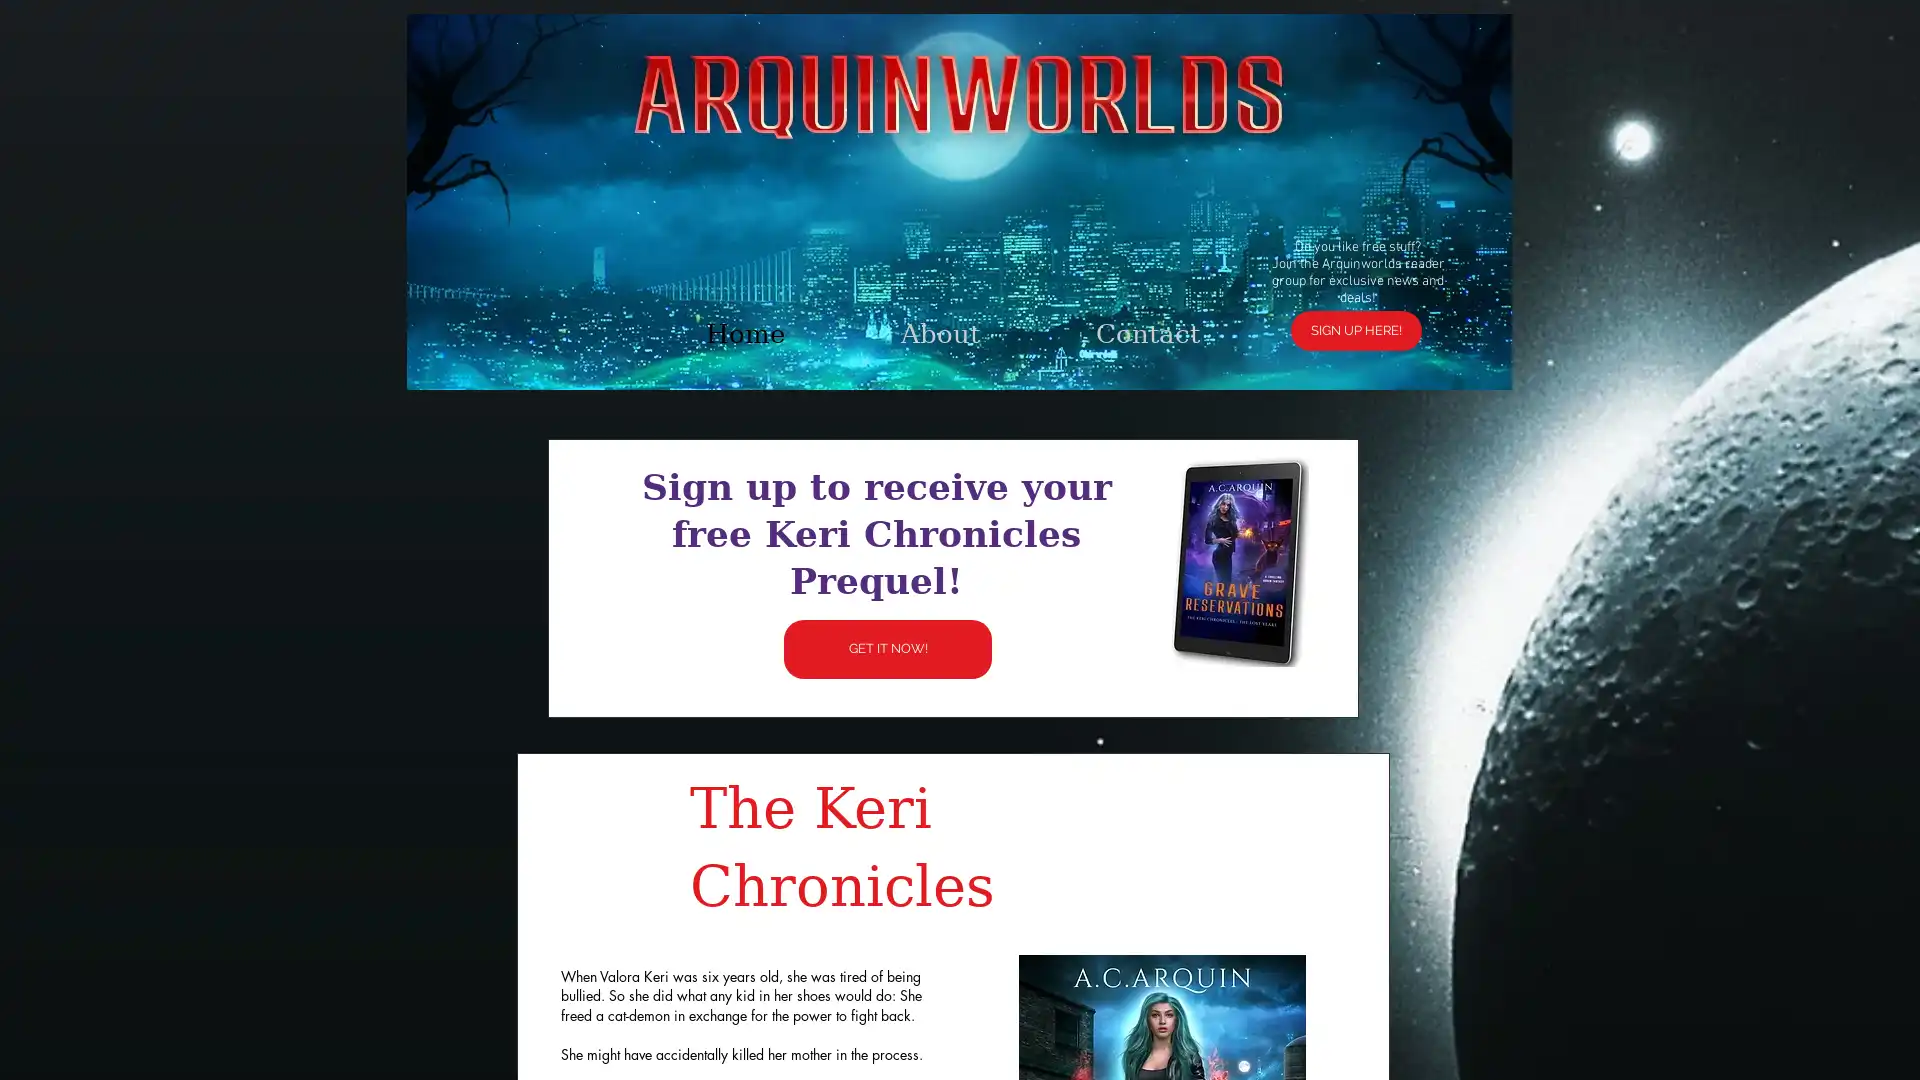 This screenshot has width=1920, height=1080. Describe the element at coordinates (1256, 301) in the screenshot. I see `Back to site` at that location.